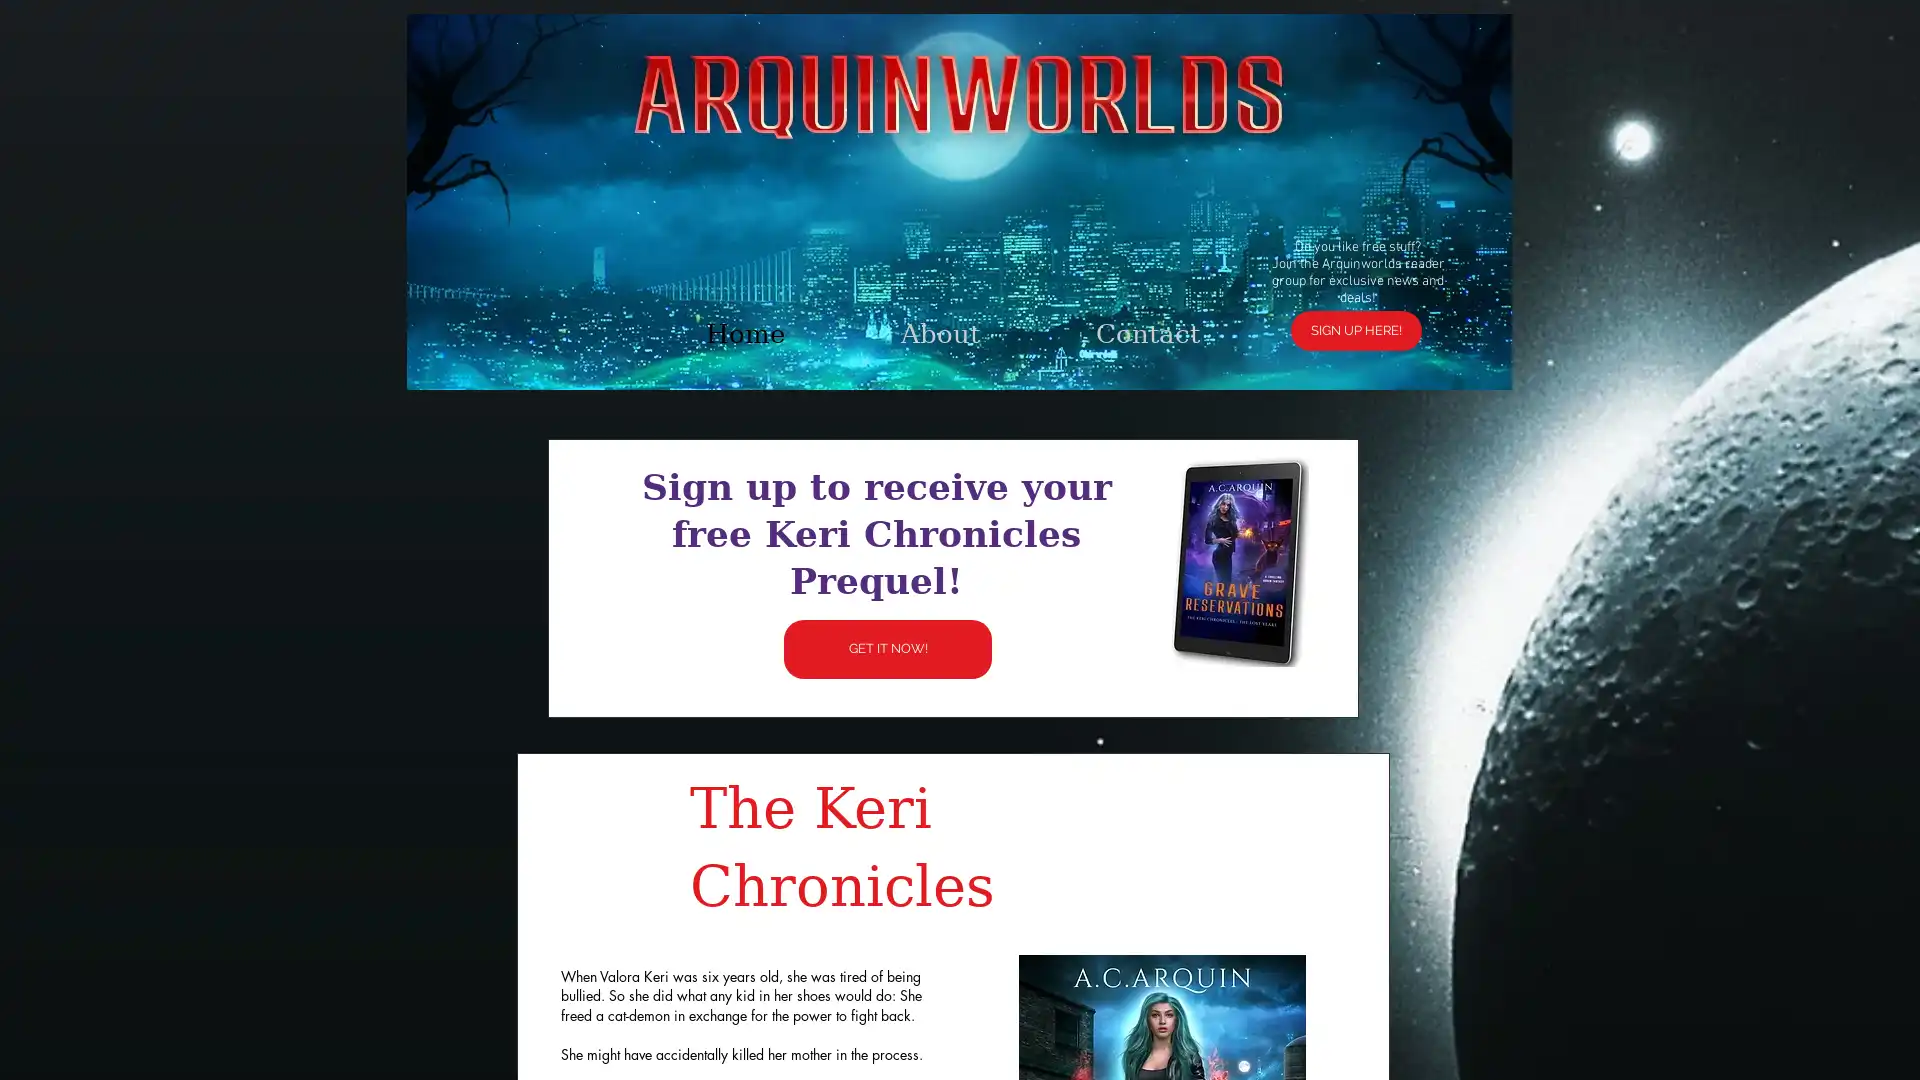 This screenshot has width=1920, height=1080. Describe the element at coordinates (1256, 301) in the screenshot. I see `Back to site` at that location.